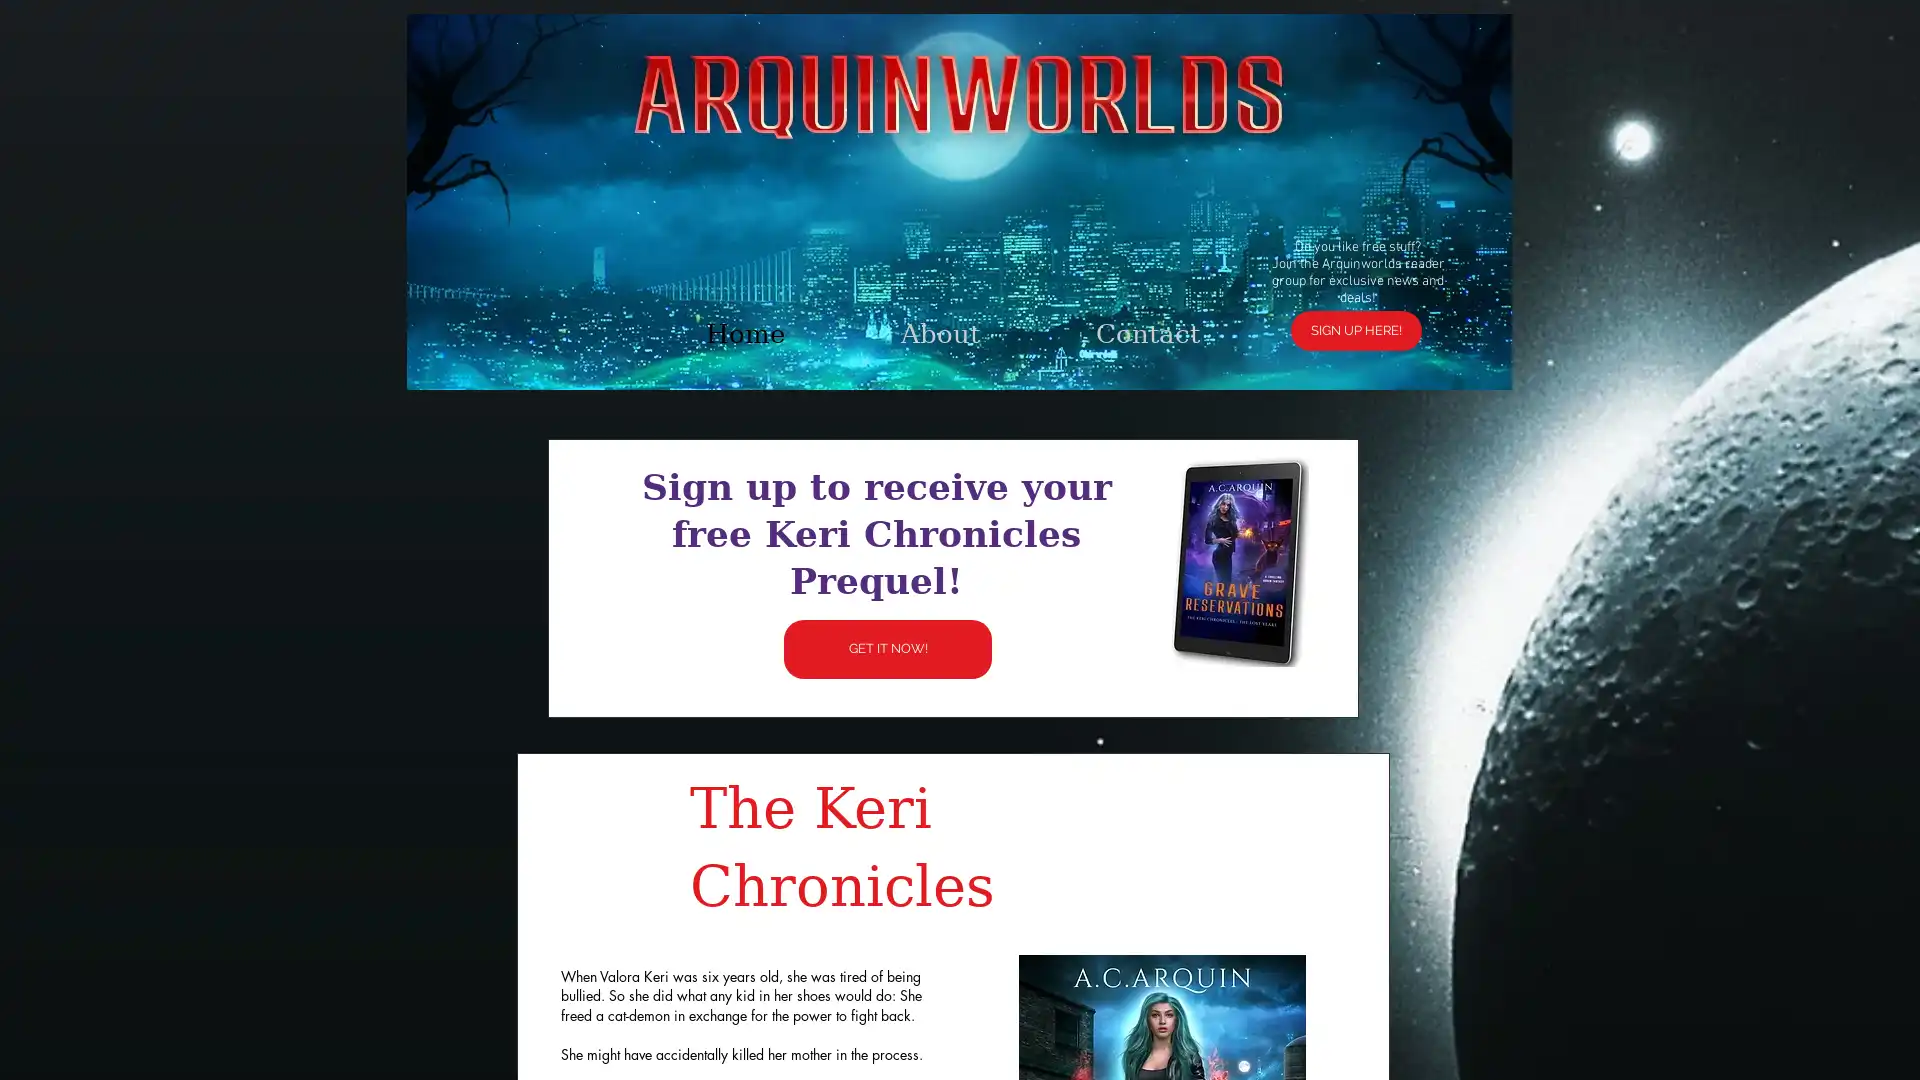 This screenshot has width=1920, height=1080. Describe the element at coordinates (1256, 301) in the screenshot. I see `Back to site` at that location.